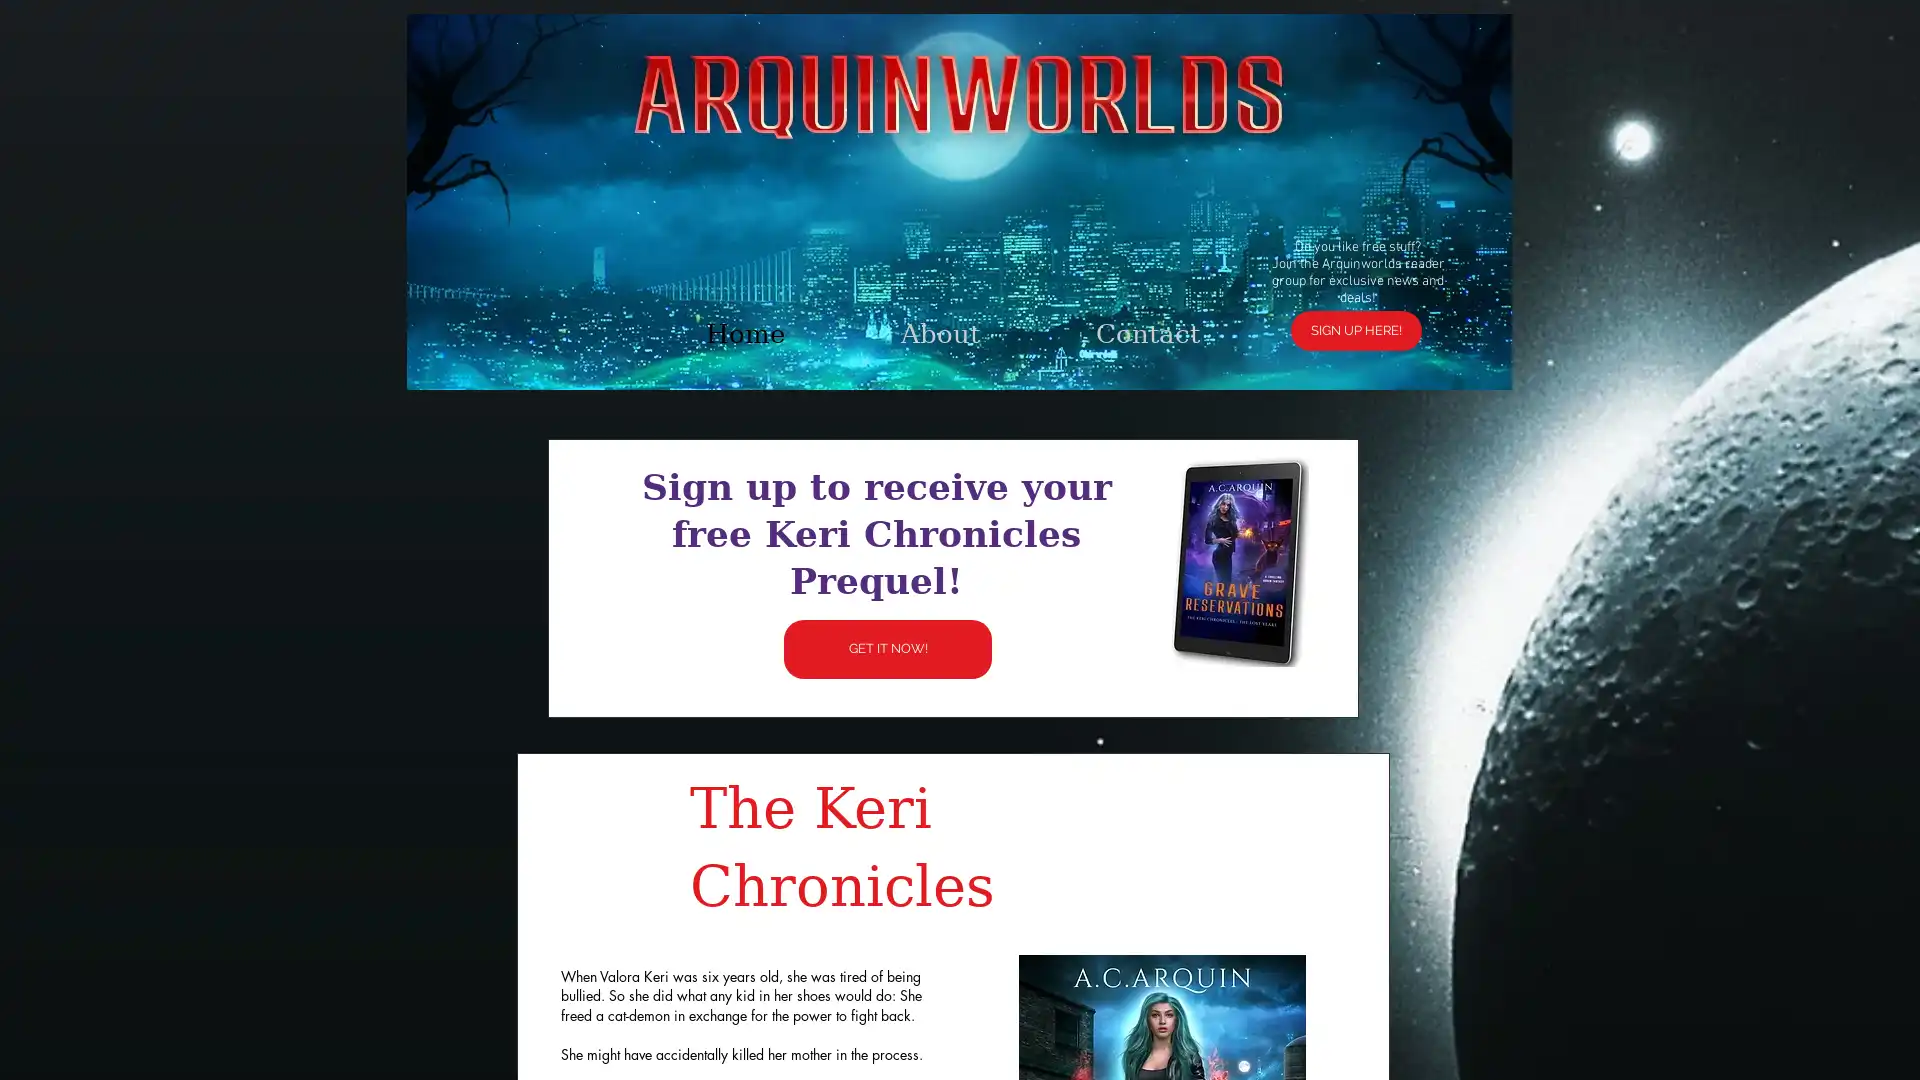 This screenshot has width=1920, height=1080. Describe the element at coordinates (1256, 301) in the screenshot. I see `Back to site` at that location.